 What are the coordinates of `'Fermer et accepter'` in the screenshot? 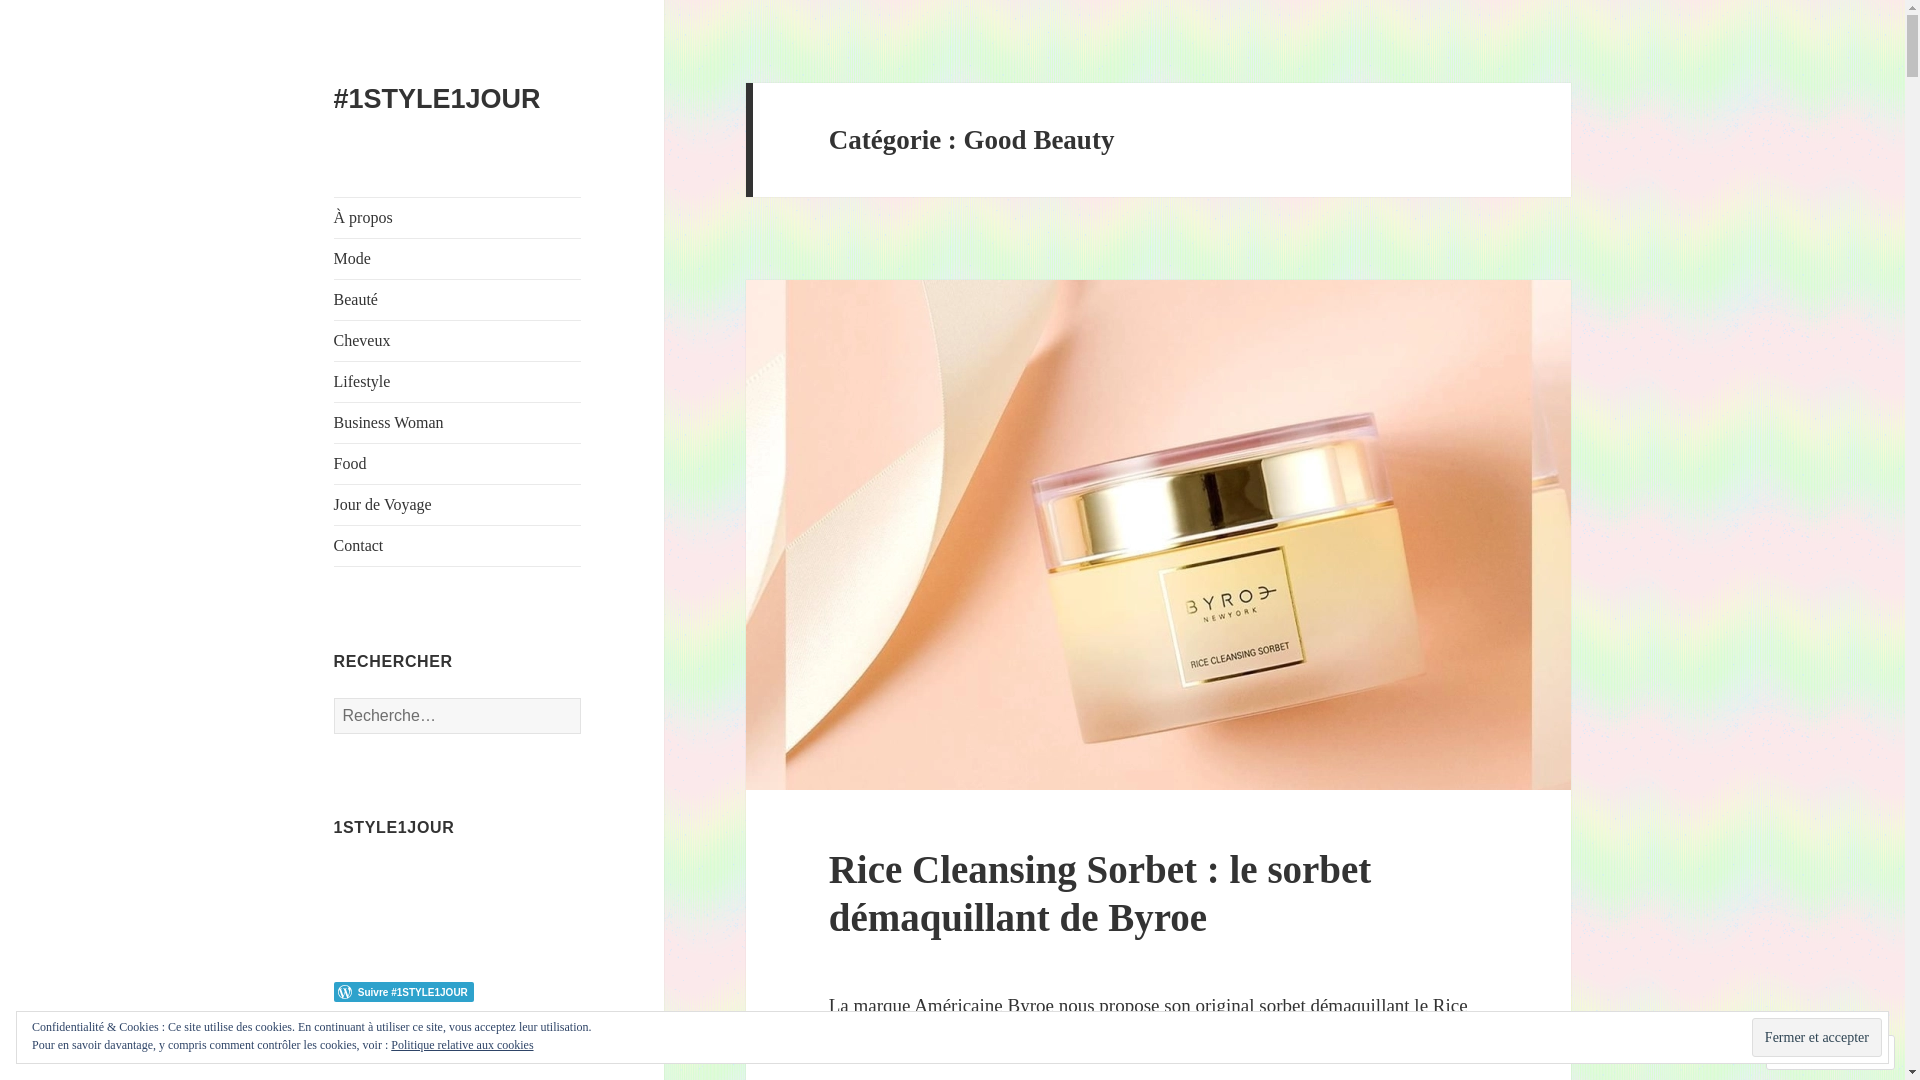 It's located at (1751, 1036).